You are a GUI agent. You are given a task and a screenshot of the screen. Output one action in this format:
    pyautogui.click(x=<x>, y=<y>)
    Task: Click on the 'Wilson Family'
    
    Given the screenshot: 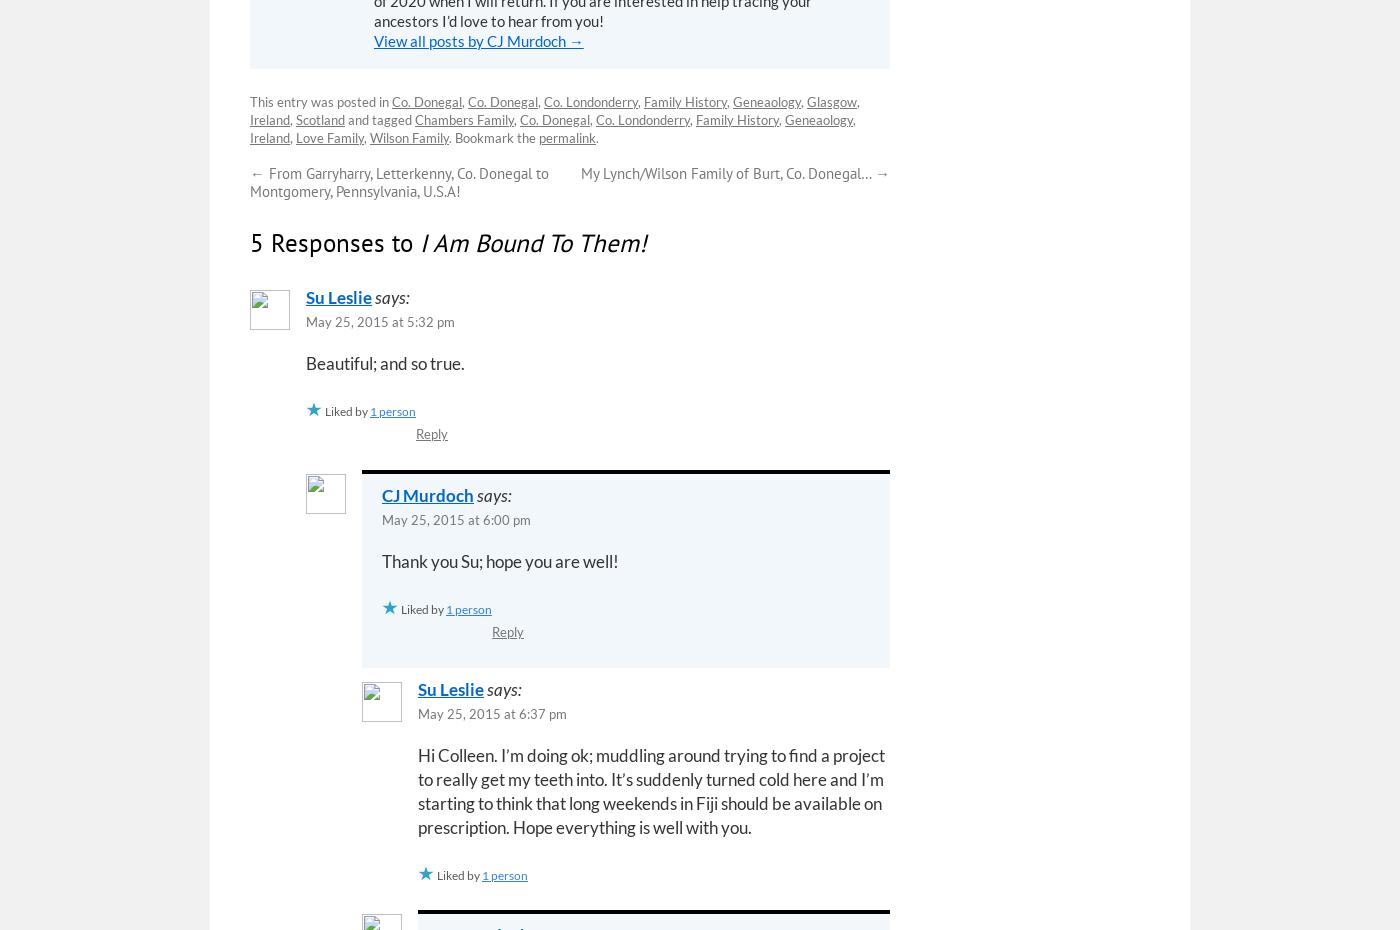 What is the action you would take?
    pyautogui.click(x=409, y=136)
    